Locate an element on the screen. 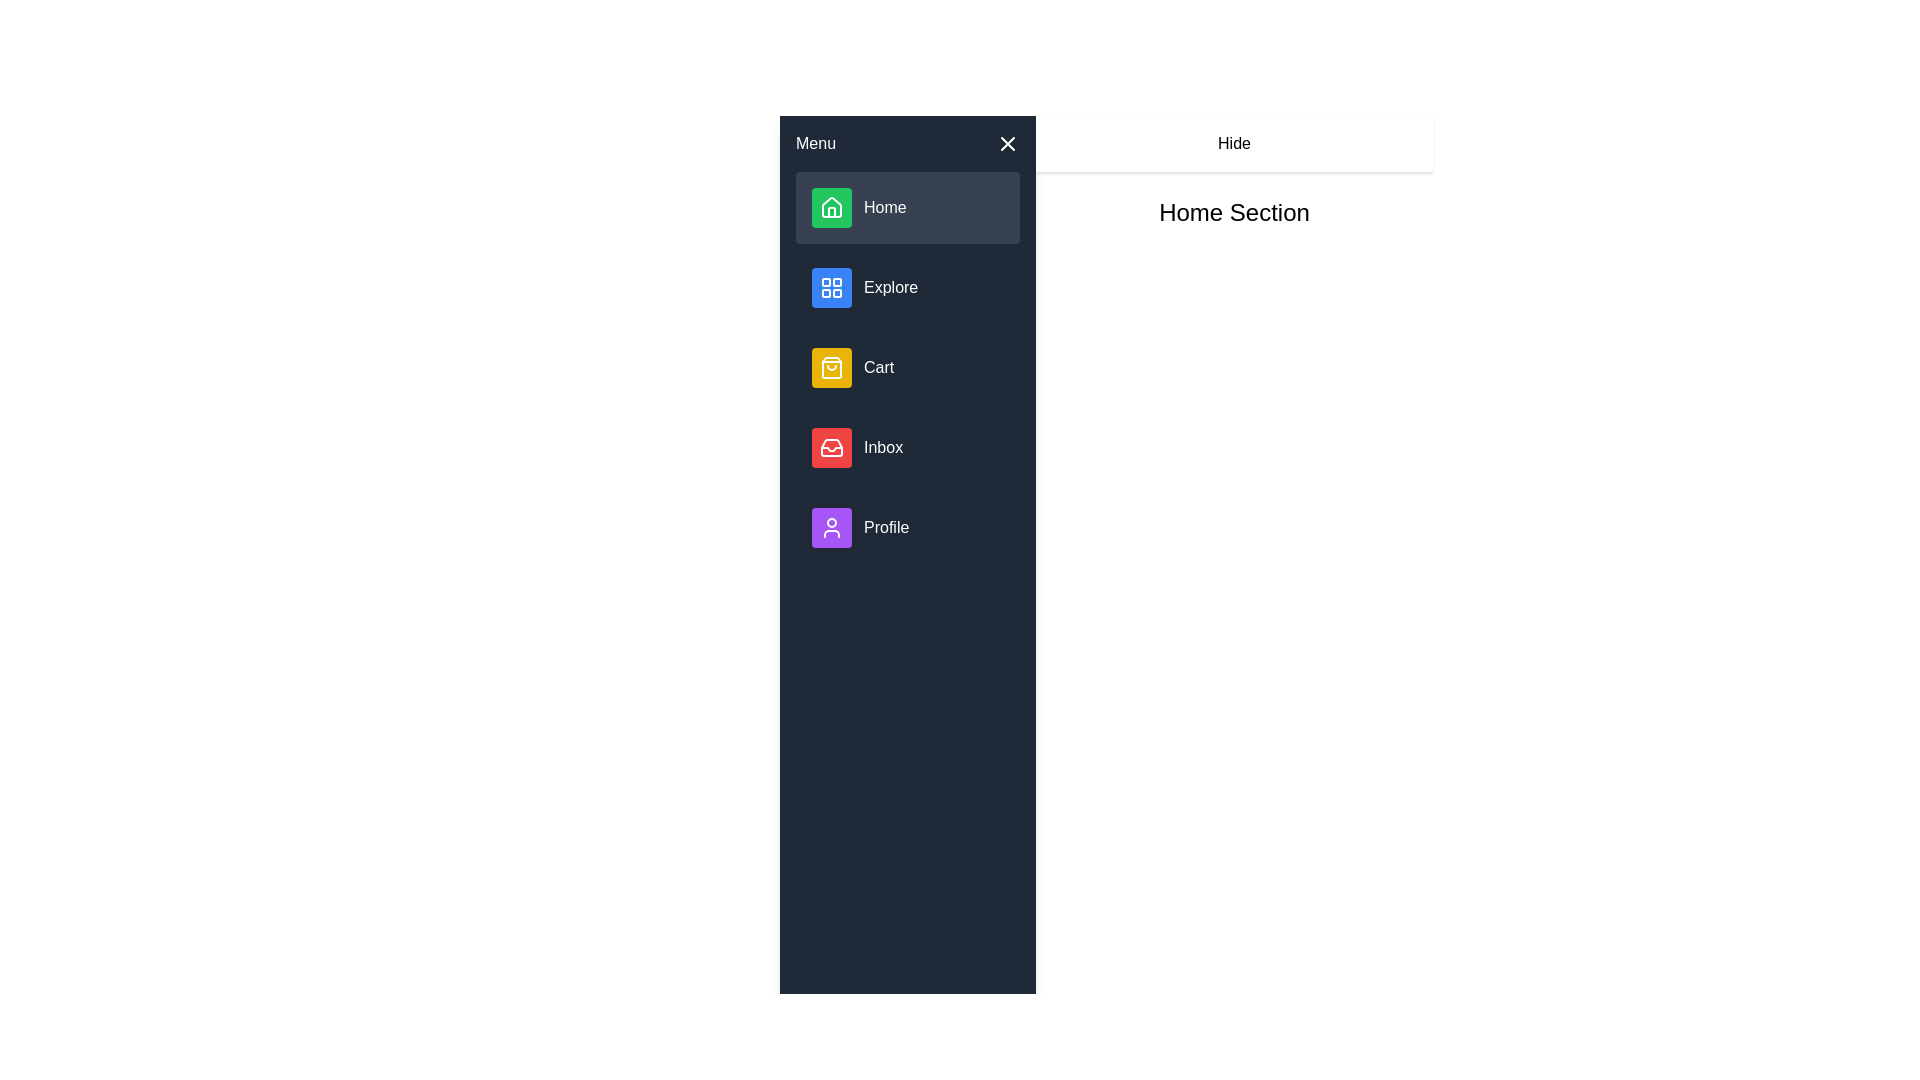  the second button in the vertical menu is located at coordinates (906, 288).